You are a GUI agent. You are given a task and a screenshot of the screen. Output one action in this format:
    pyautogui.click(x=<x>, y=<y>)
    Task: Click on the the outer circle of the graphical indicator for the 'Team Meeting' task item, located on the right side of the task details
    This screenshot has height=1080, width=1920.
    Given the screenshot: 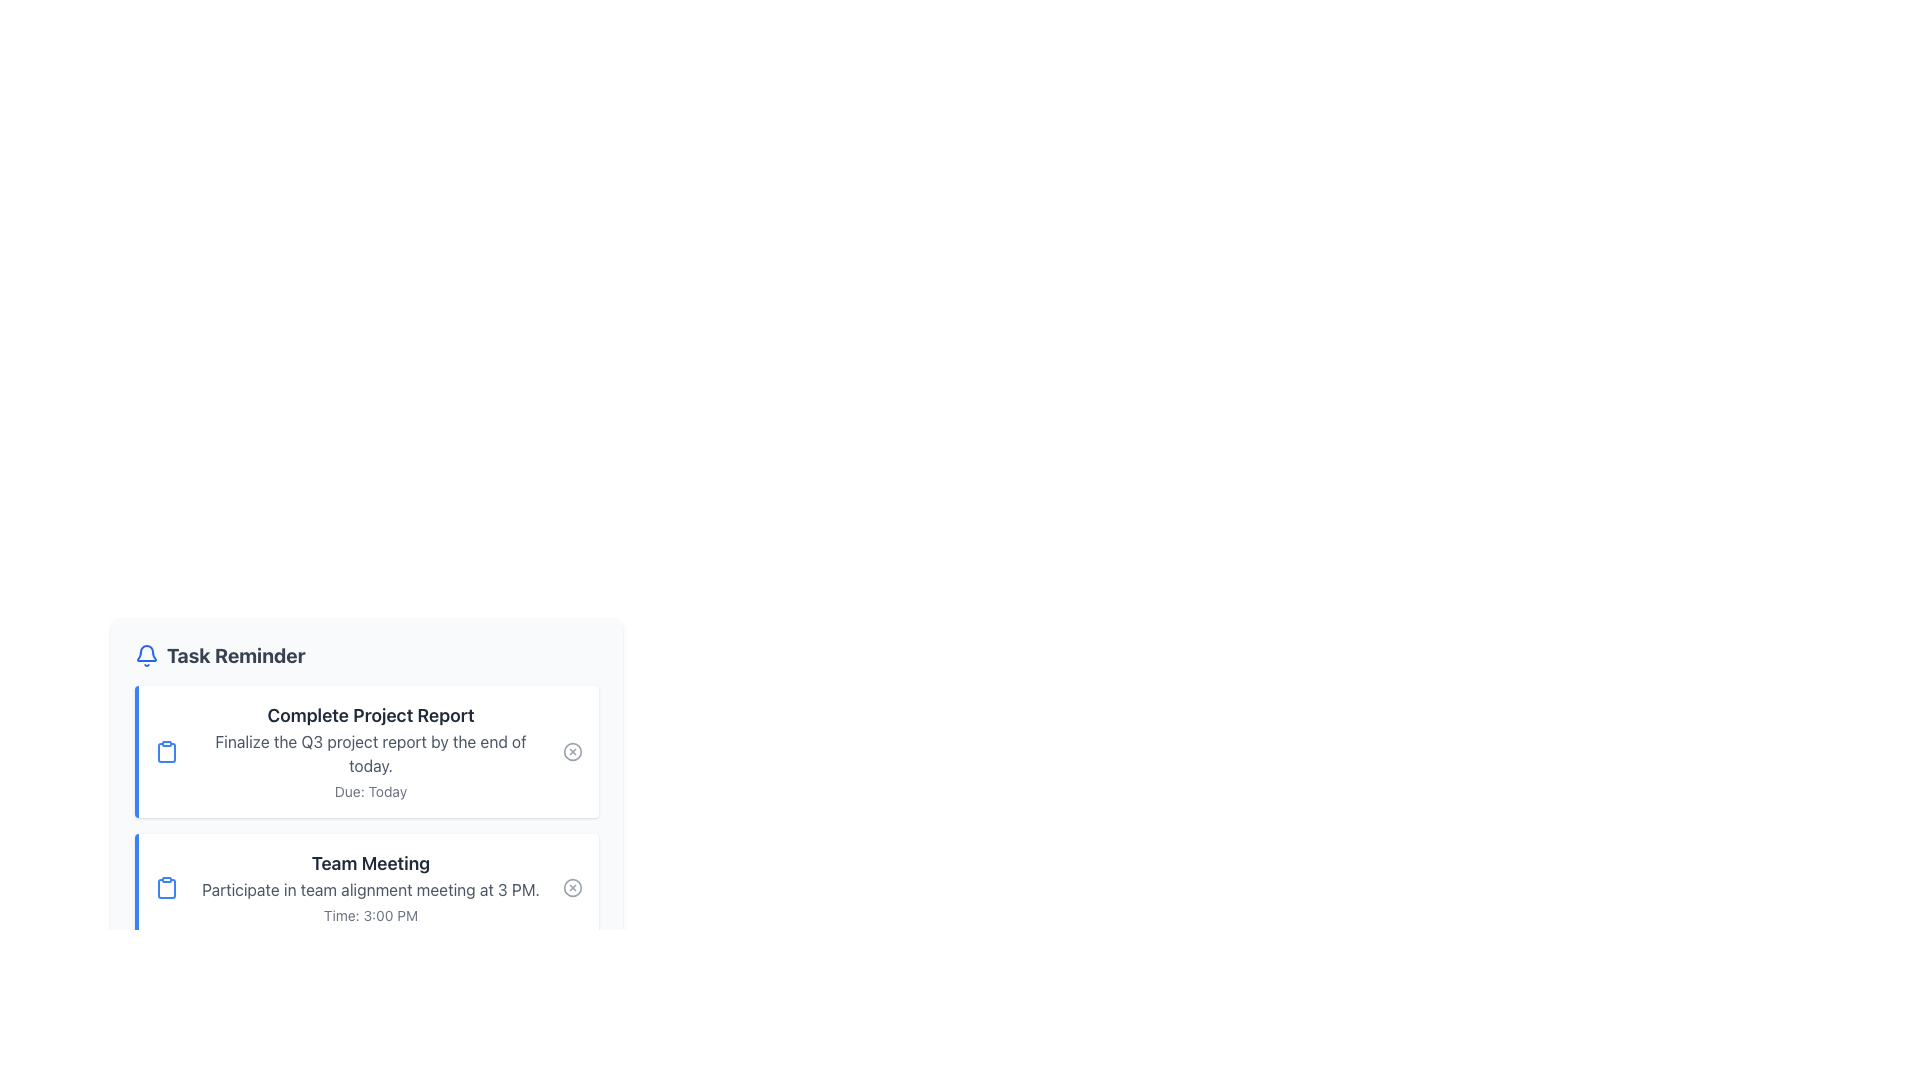 What is the action you would take?
    pyautogui.click(x=571, y=886)
    